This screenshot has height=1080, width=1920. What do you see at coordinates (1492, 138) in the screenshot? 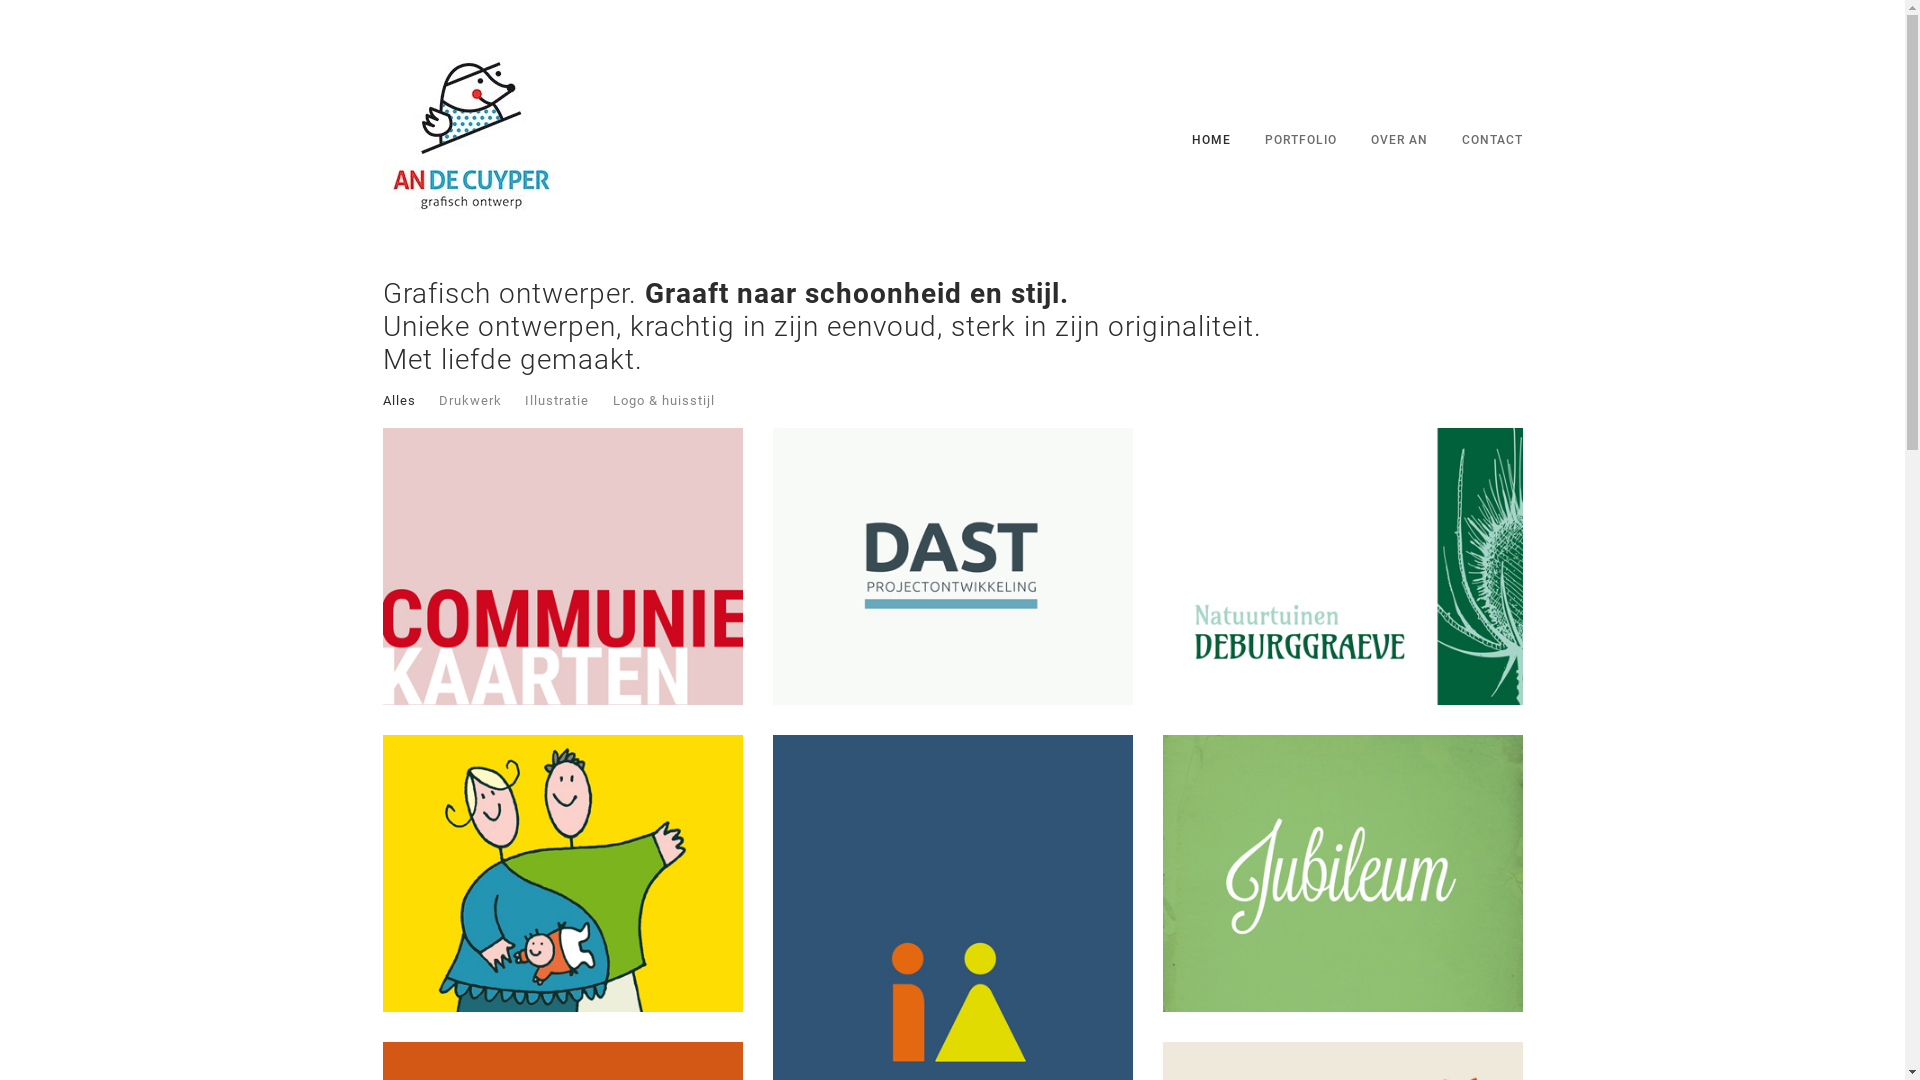
I see `'CONTACT'` at bounding box center [1492, 138].